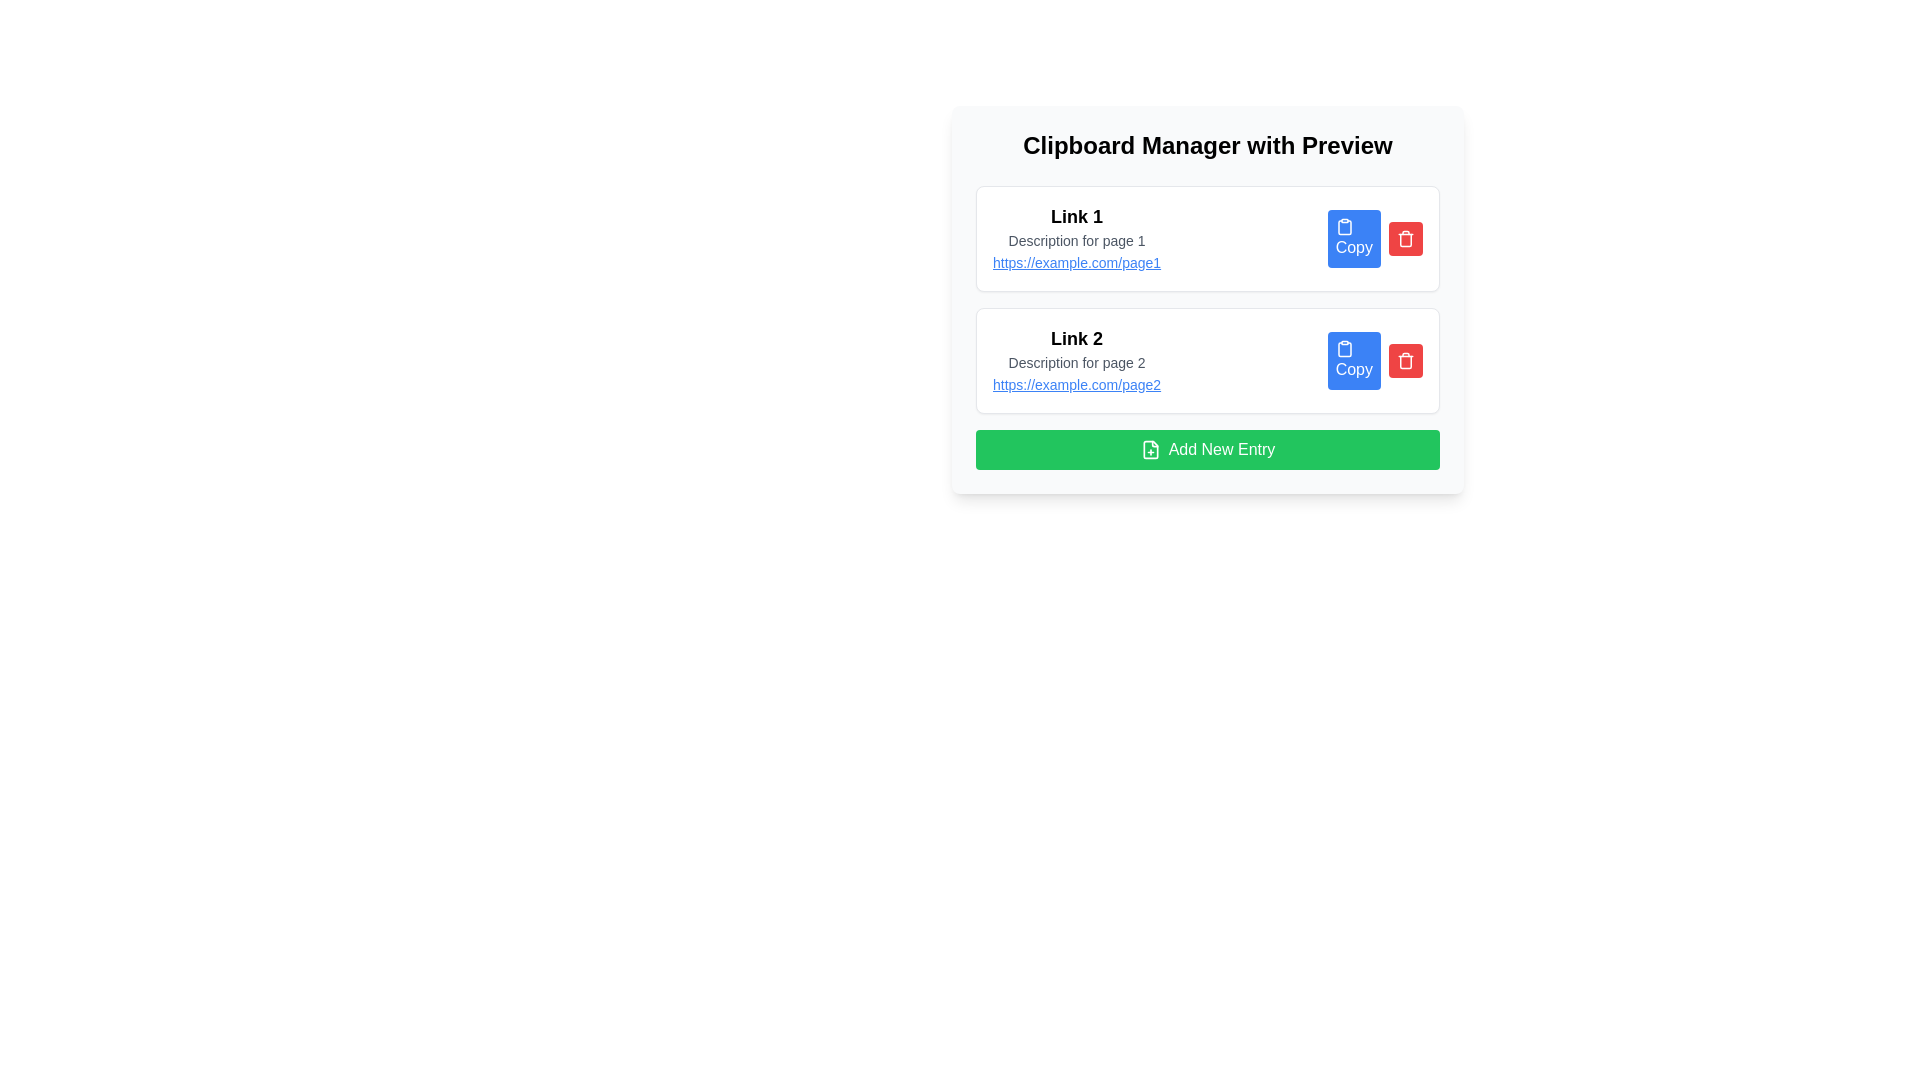 The image size is (1920, 1080). What do you see at coordinates (1405, 362) in the screenshot?
I see `the lower portion of the trash can icon, which signifies a deletion action, to initiate deletion` at bounding box center [1405, 362].